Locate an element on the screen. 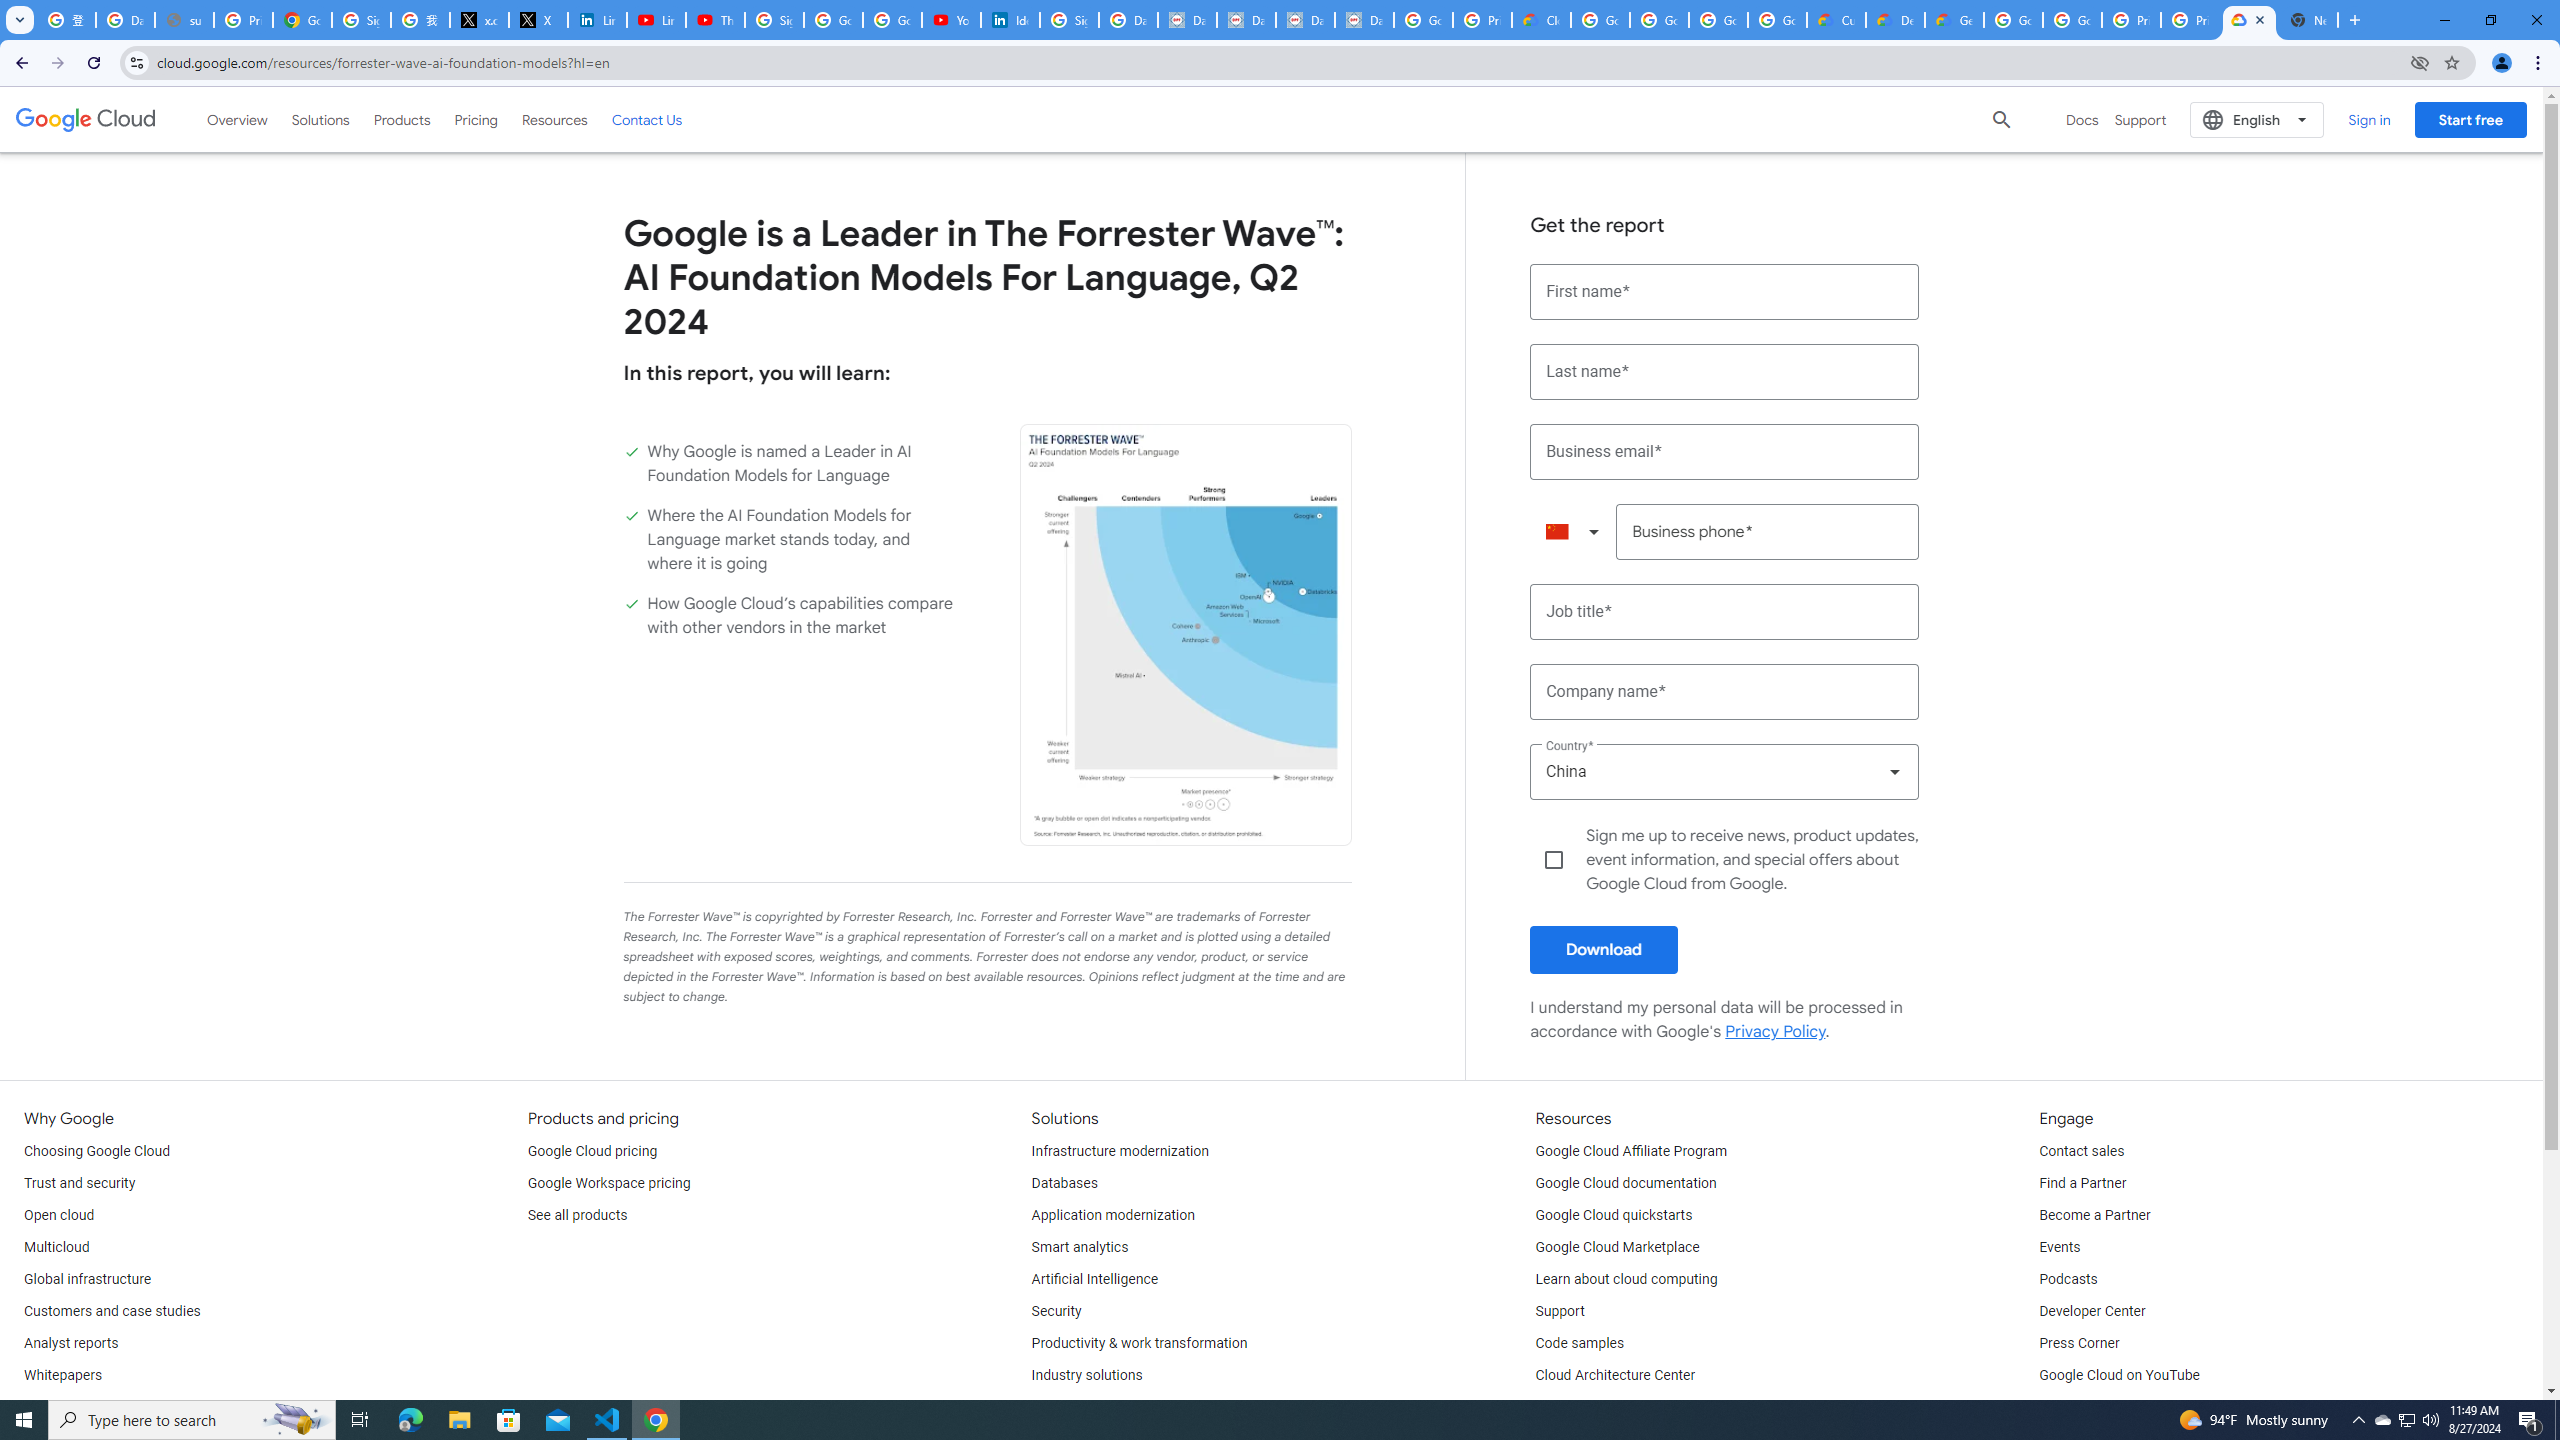 This screenshot has width=2560, height=1440. 'Google Cloud Tech on YouTube' is located at coordinates (2136, 1408).